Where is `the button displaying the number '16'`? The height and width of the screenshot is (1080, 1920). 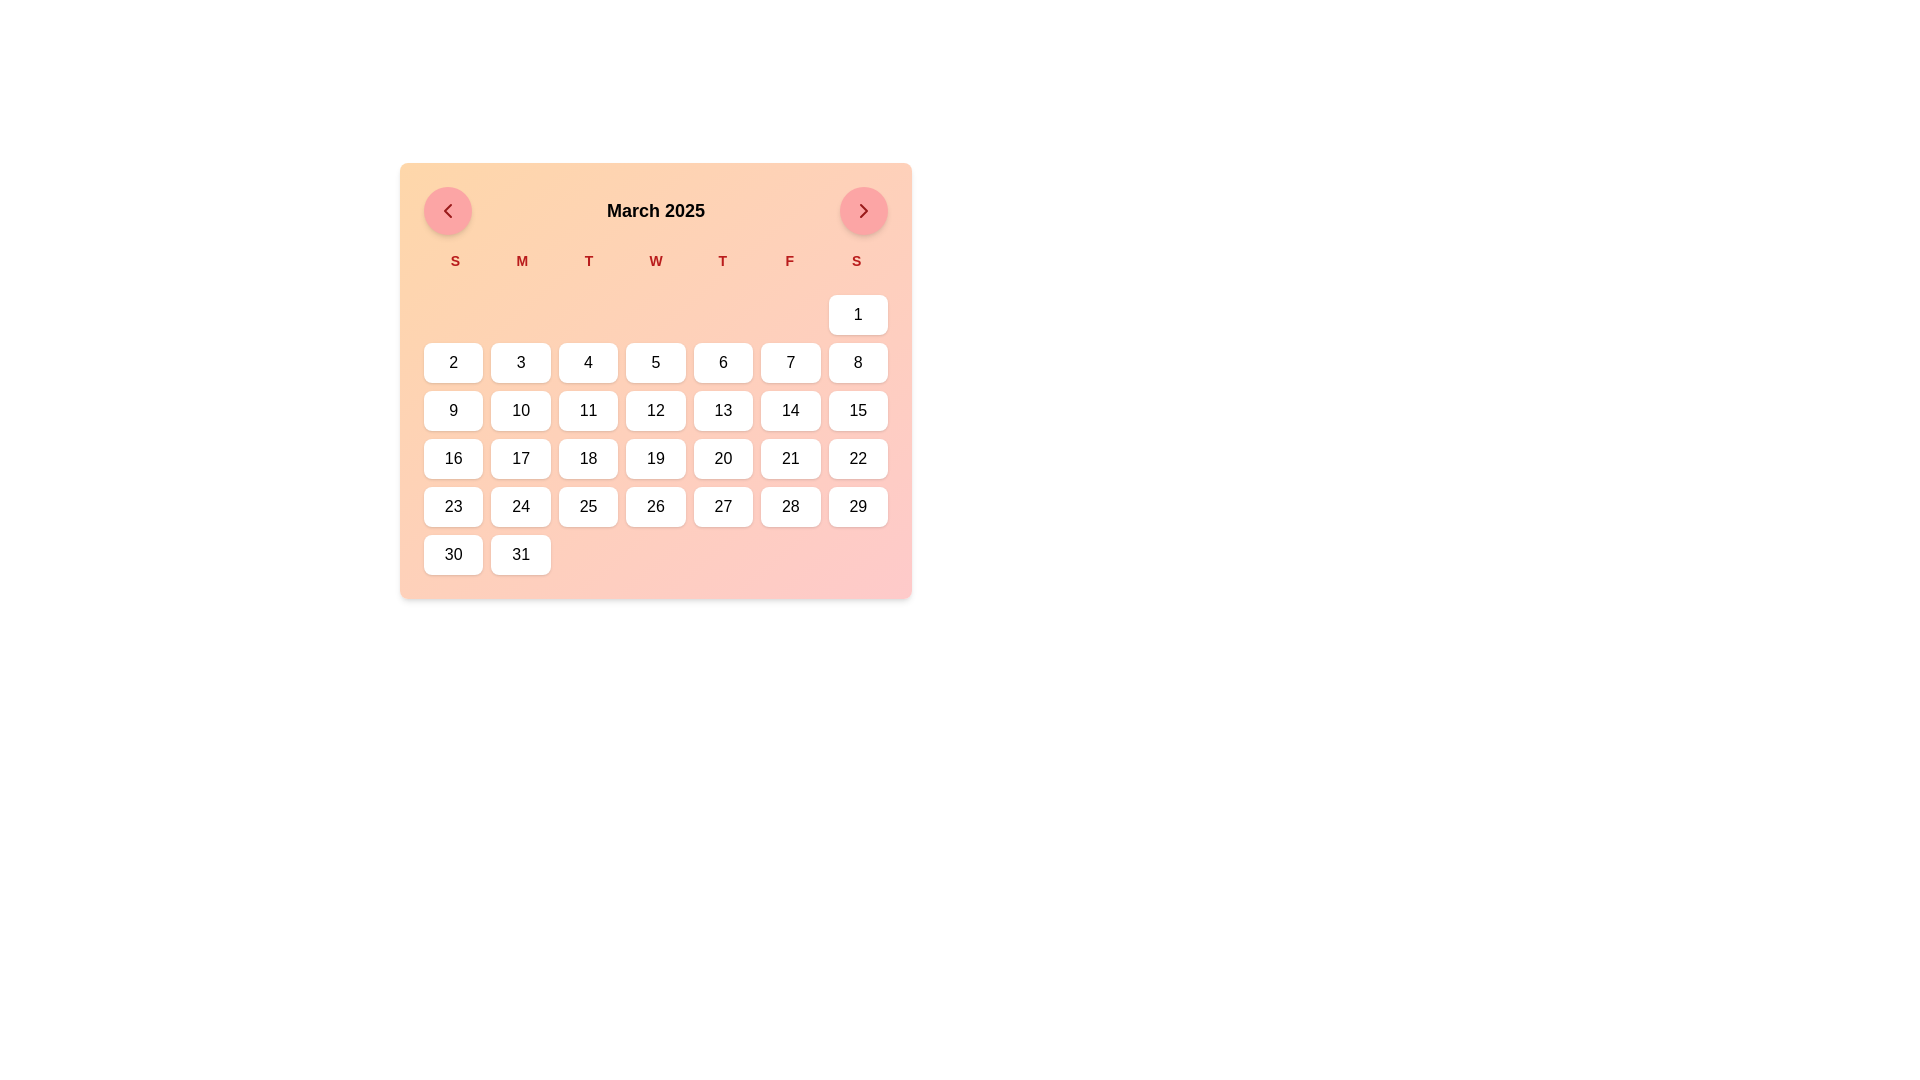
the button displaying the number '16' is located at coordinates (452, 459).